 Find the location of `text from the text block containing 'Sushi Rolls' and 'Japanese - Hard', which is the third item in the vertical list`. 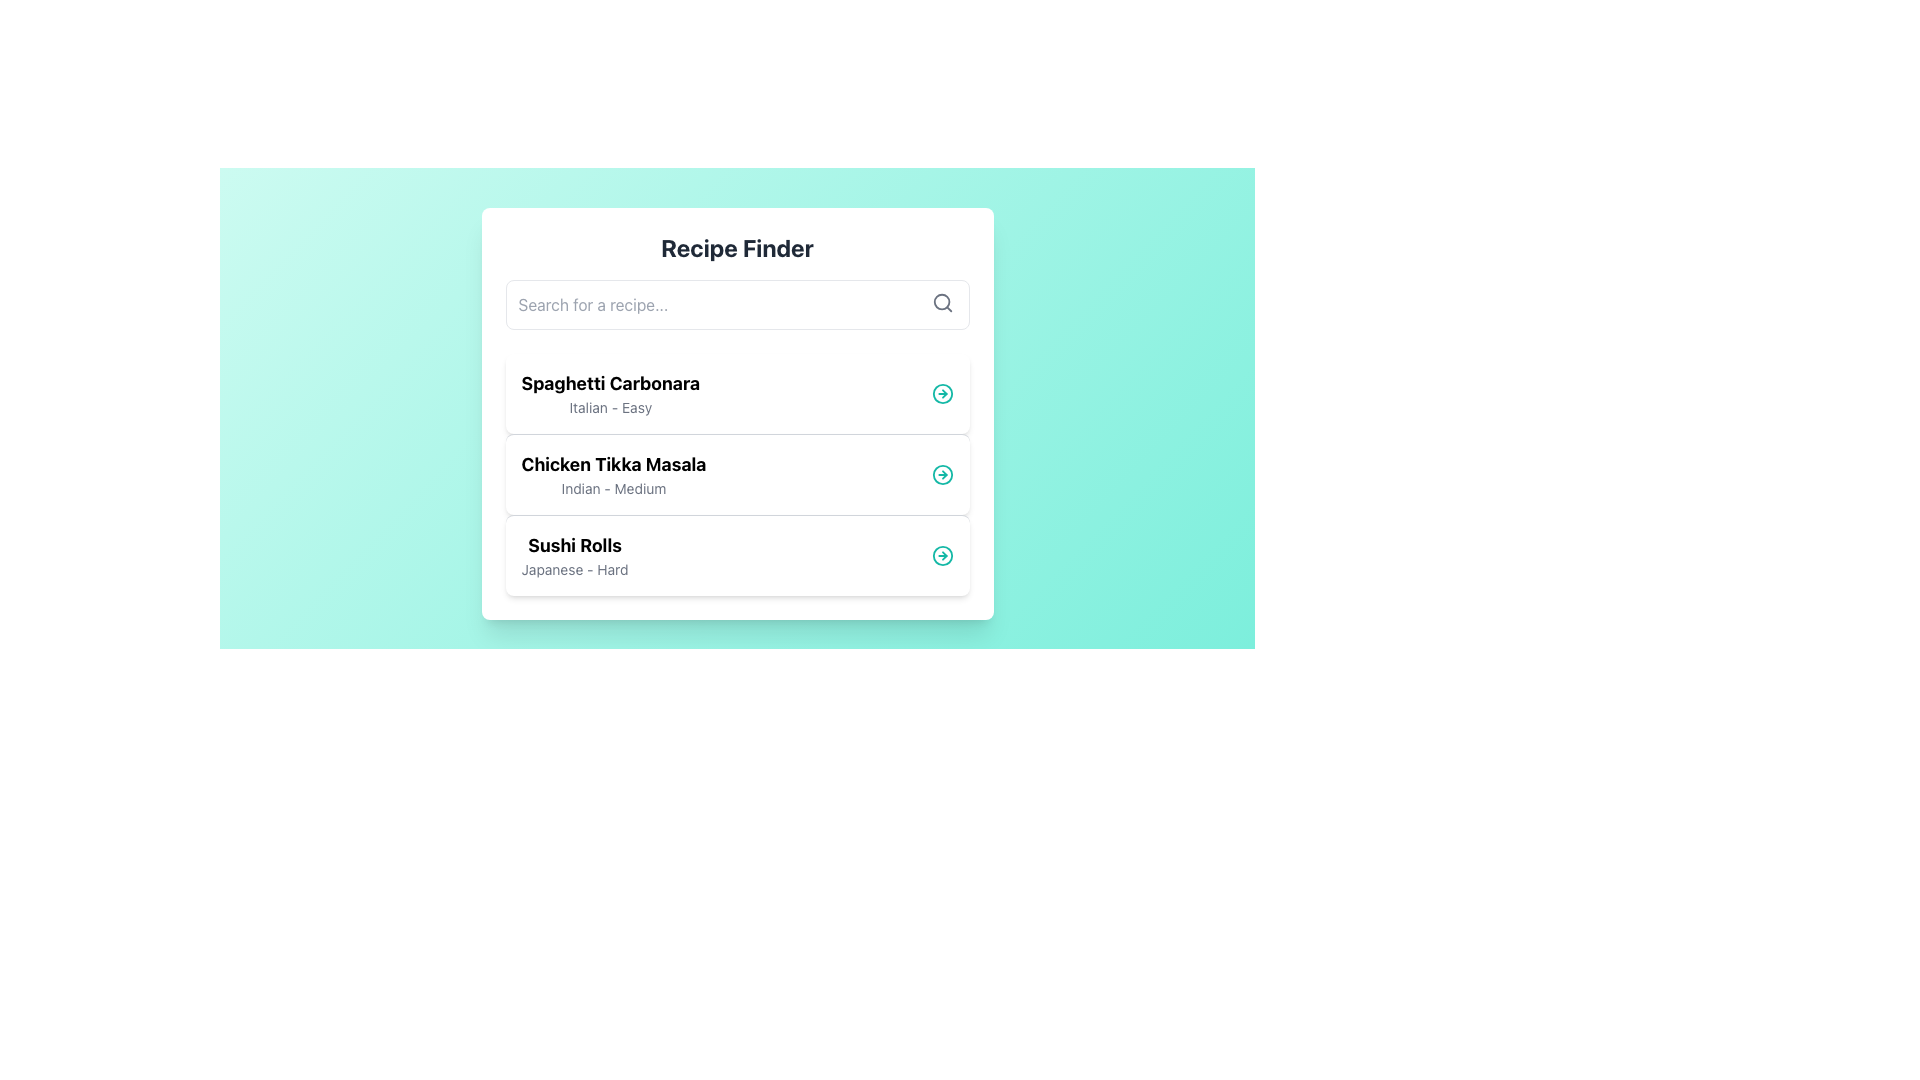

text from the text block containing 'Sushi Rolls' and 'Japanese - Hard', which is the third item in the vertical list is located at coordinates (574, 555).